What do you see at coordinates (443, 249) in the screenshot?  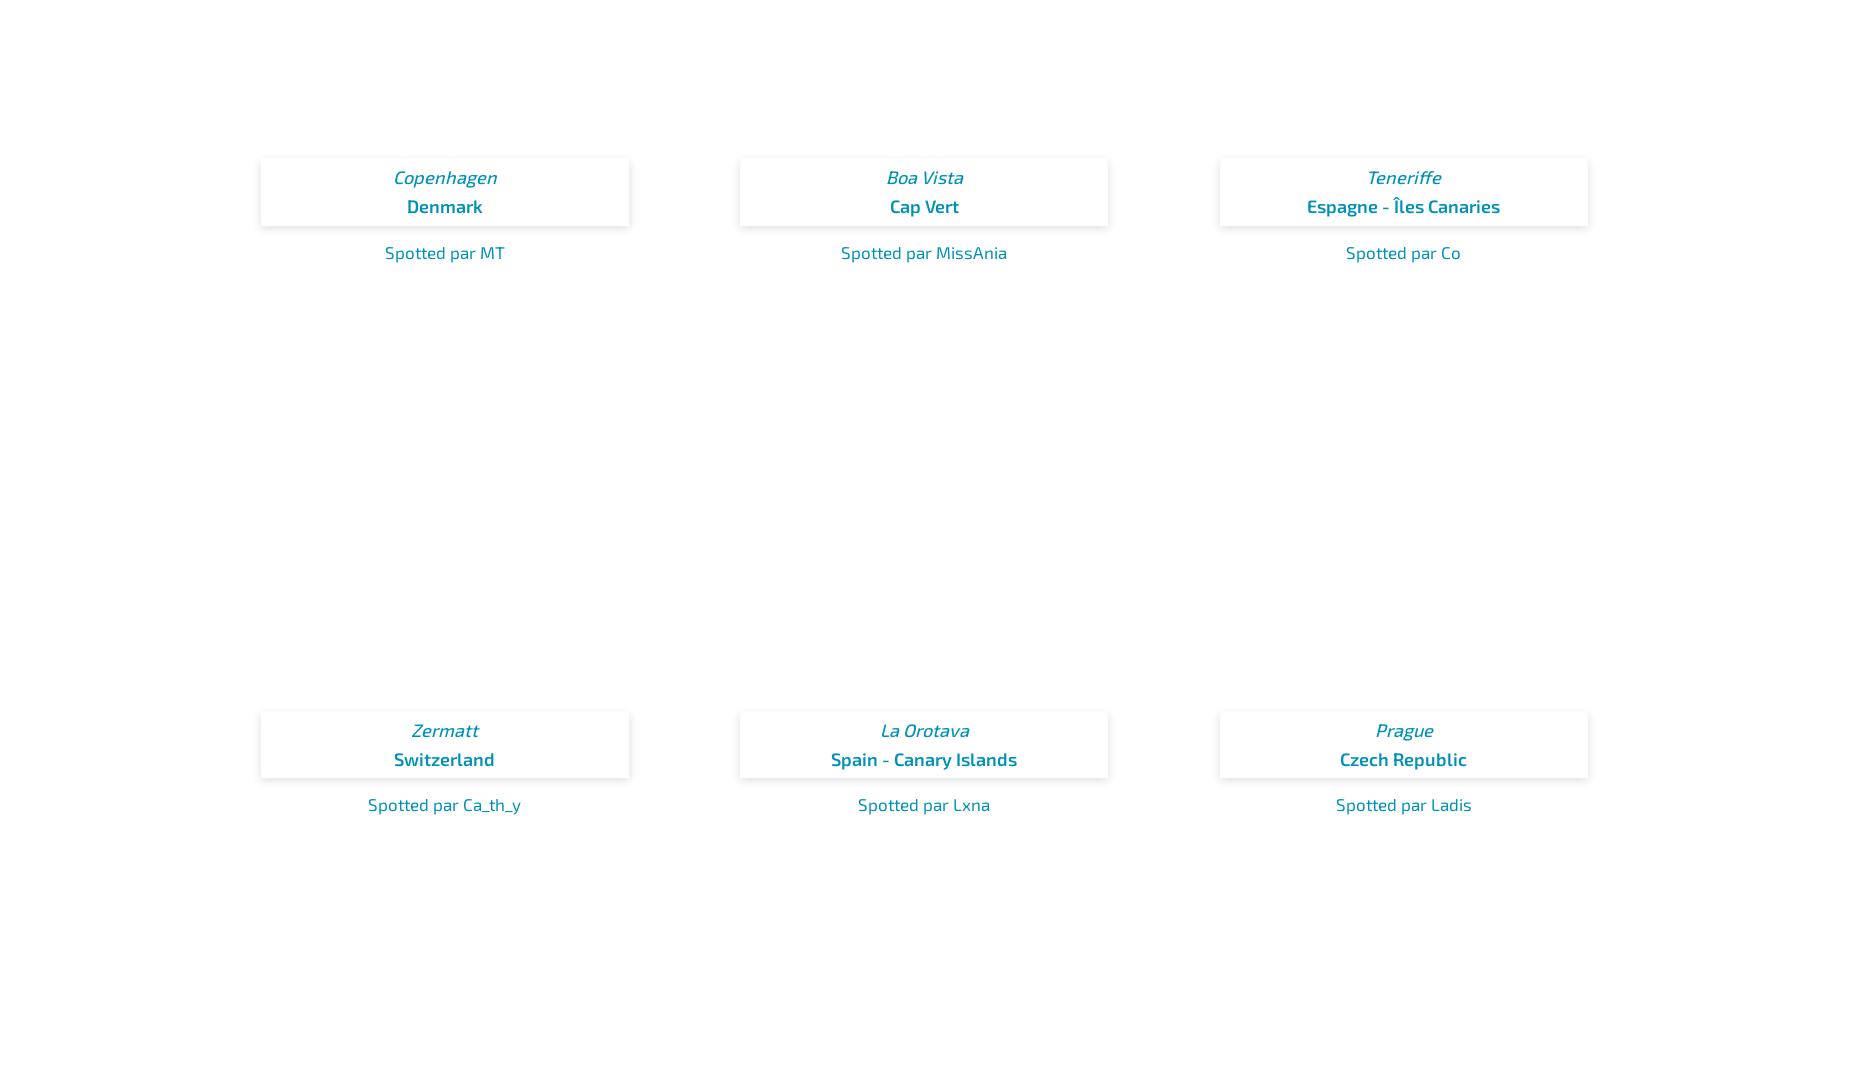 I see `'Spotted par MT'` at bounding box center [443, 249].